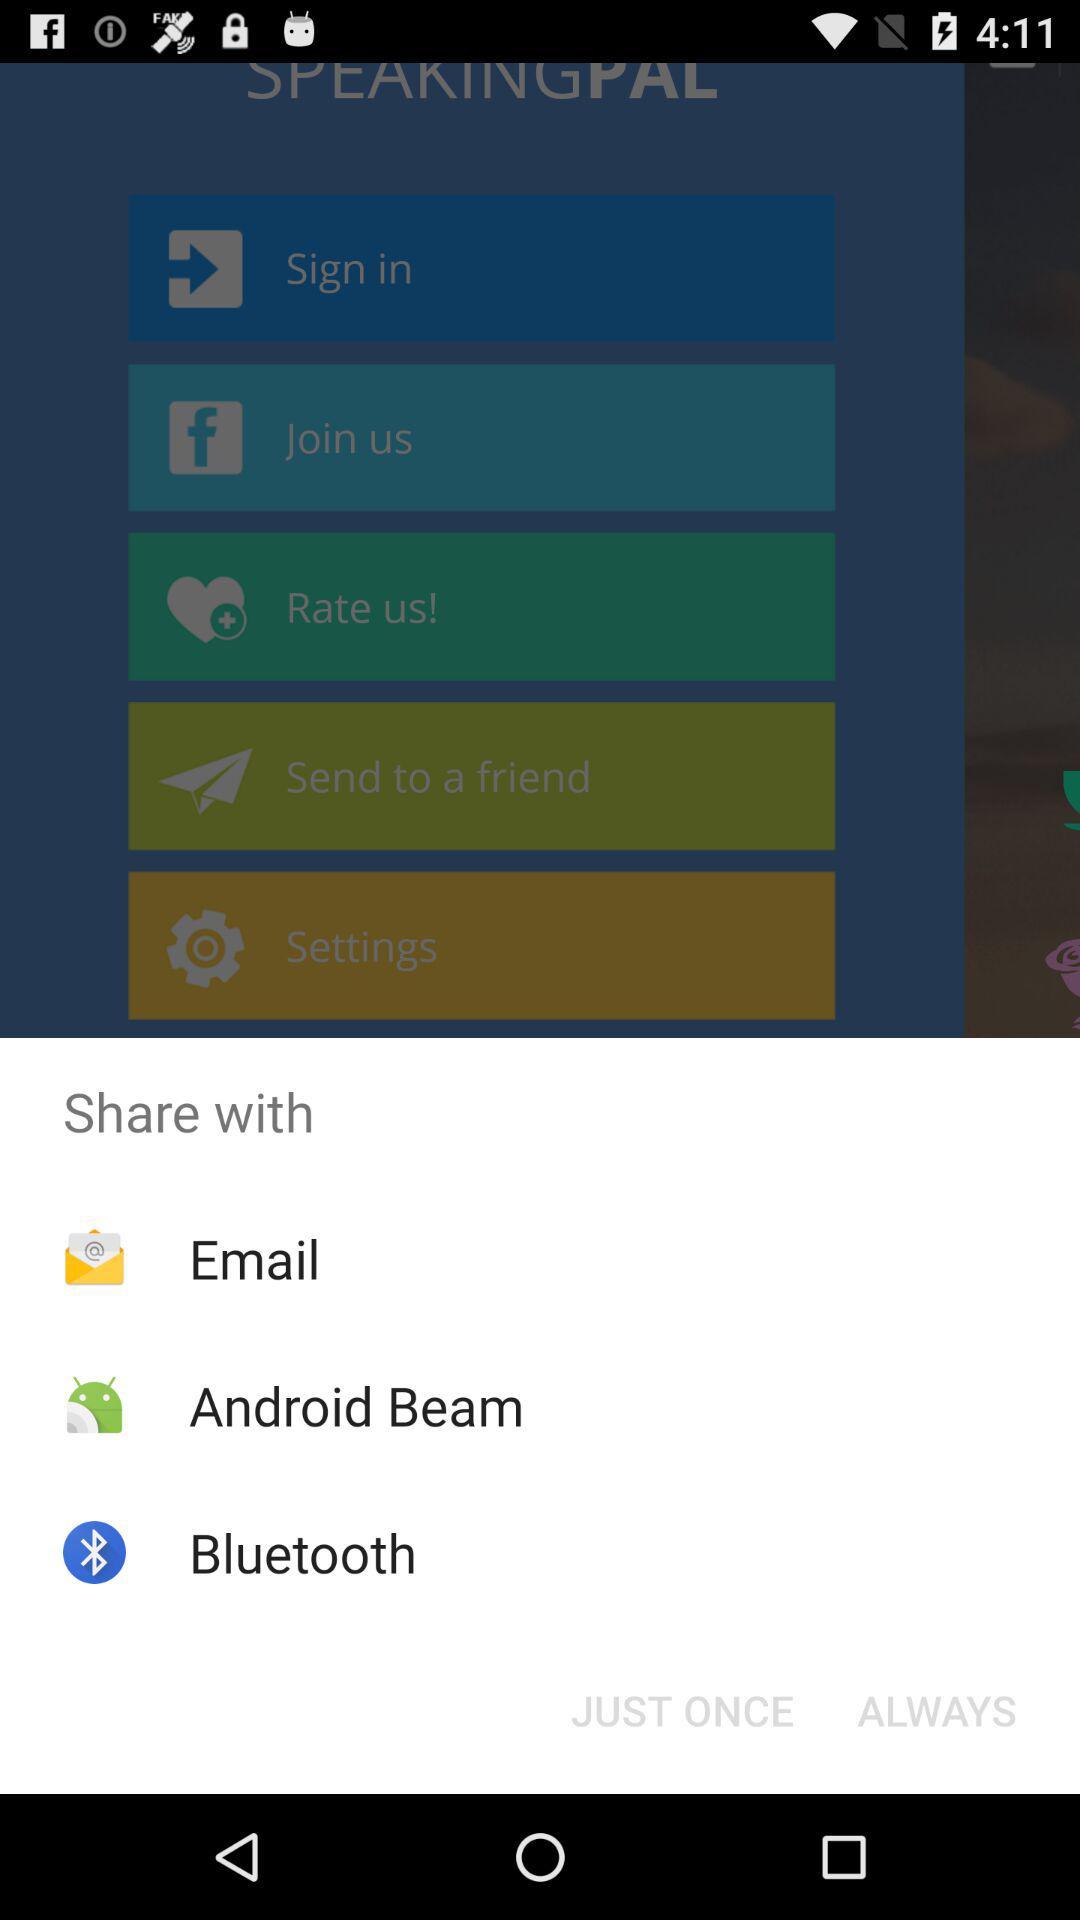 The image size is (1080, 1920). I want to click on the app below share with item, so click(937, 1708).